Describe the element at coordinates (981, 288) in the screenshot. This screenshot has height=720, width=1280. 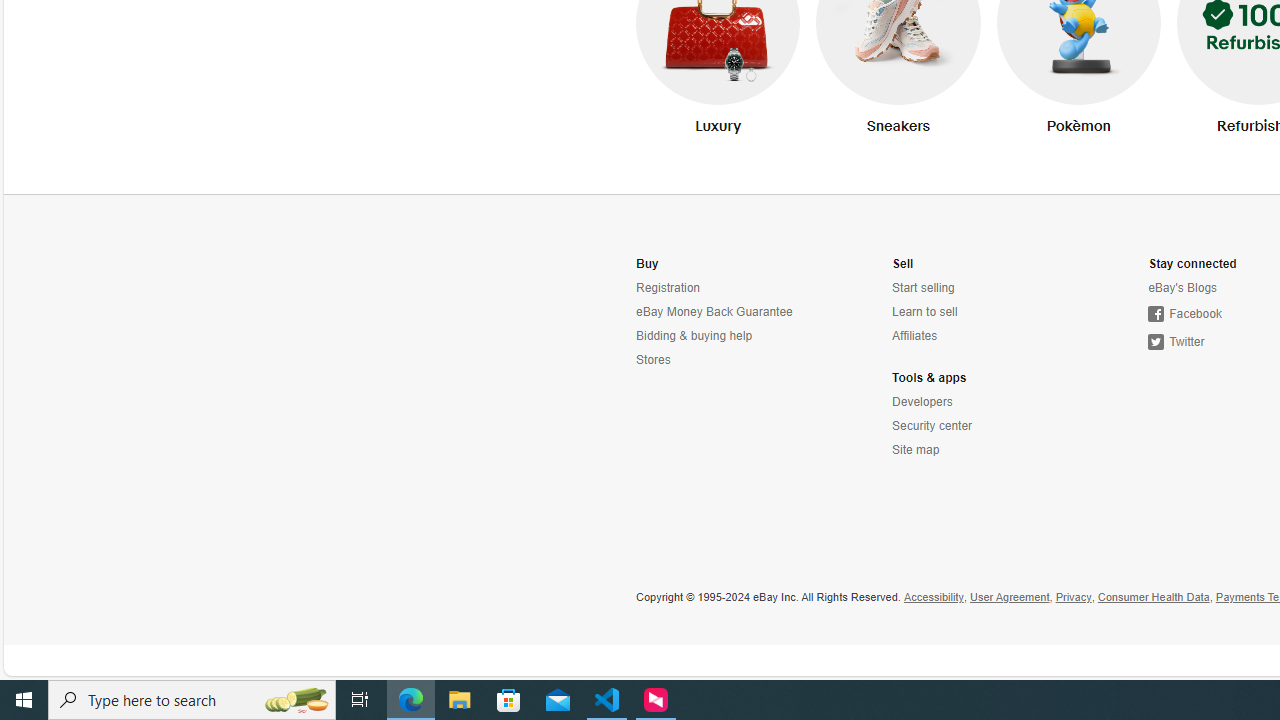
I see `'Start selling'` at that location.